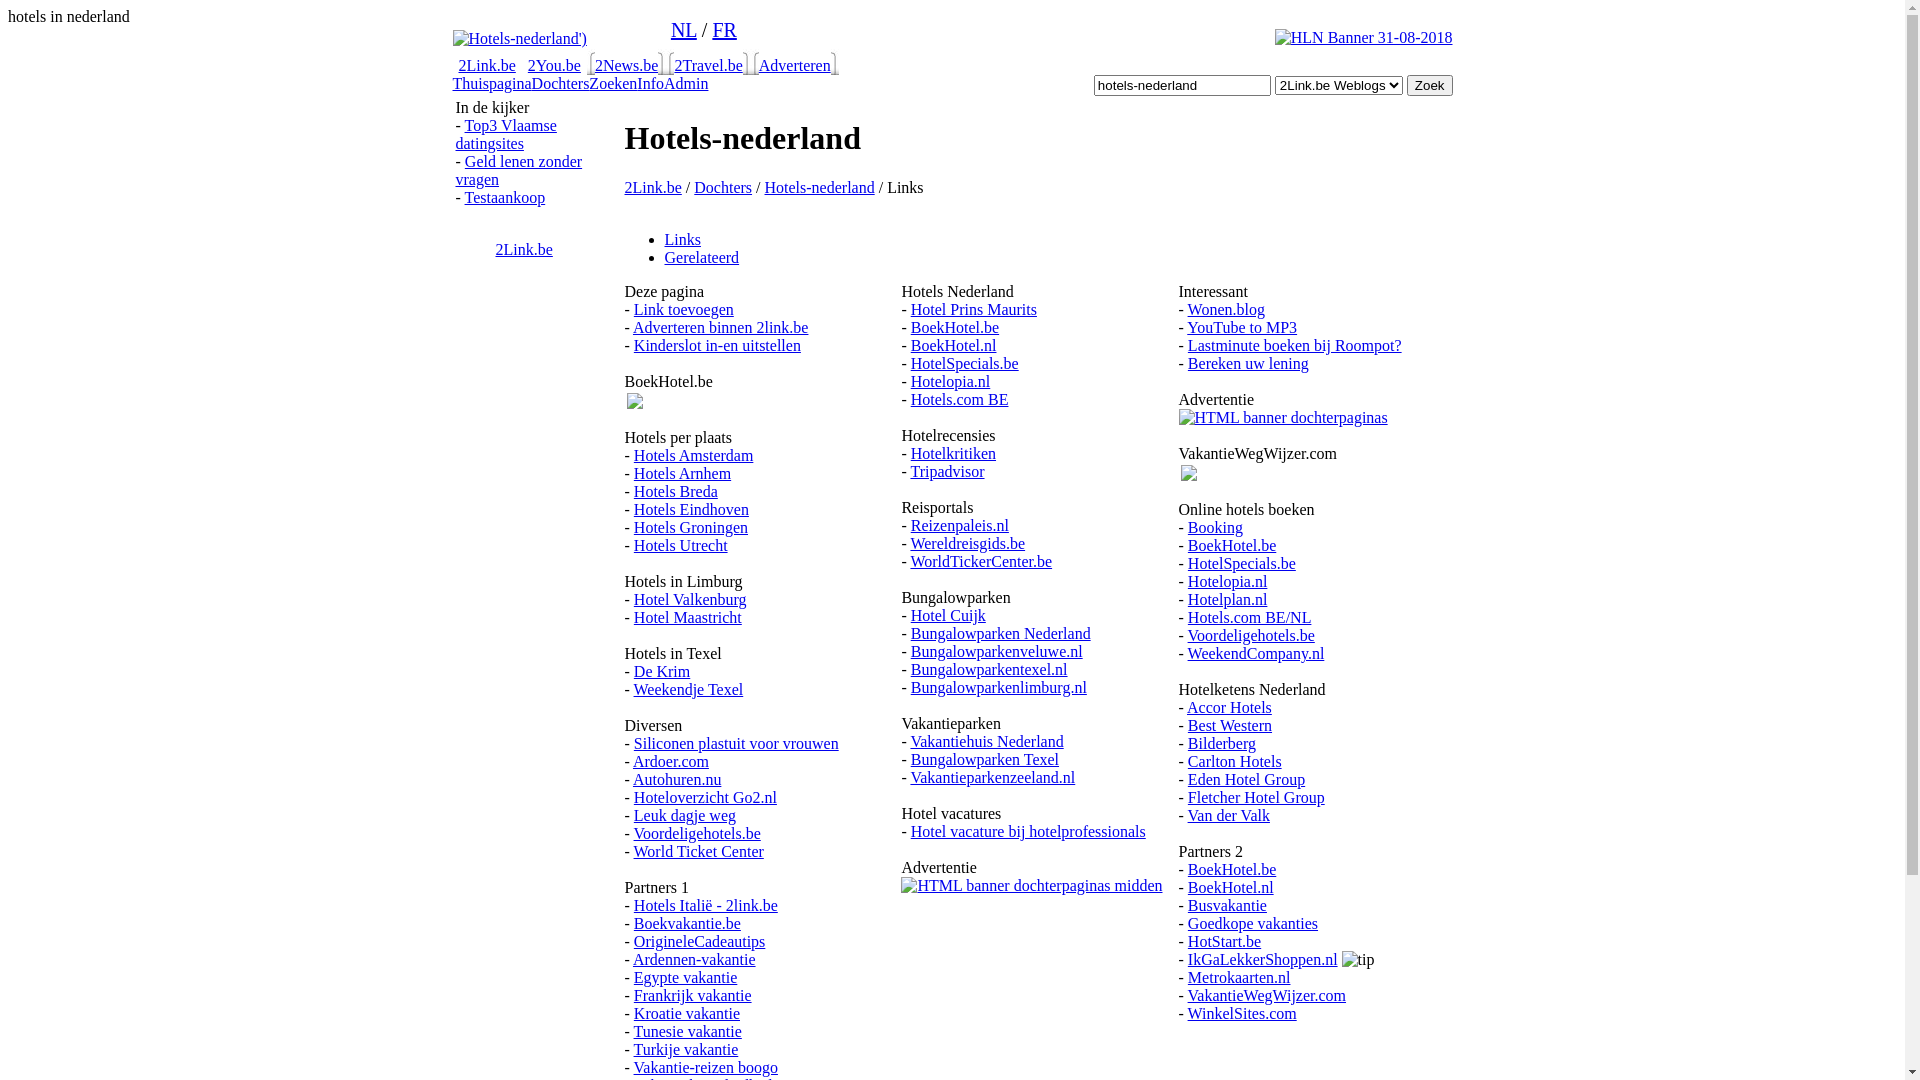 The width and height of the screenshot is (1920, 1080). What do you see at coordinates (1001, 633) in the screenshot?
I see `'Bungalowparken Nederland'` at bounding box center [1001, 633].